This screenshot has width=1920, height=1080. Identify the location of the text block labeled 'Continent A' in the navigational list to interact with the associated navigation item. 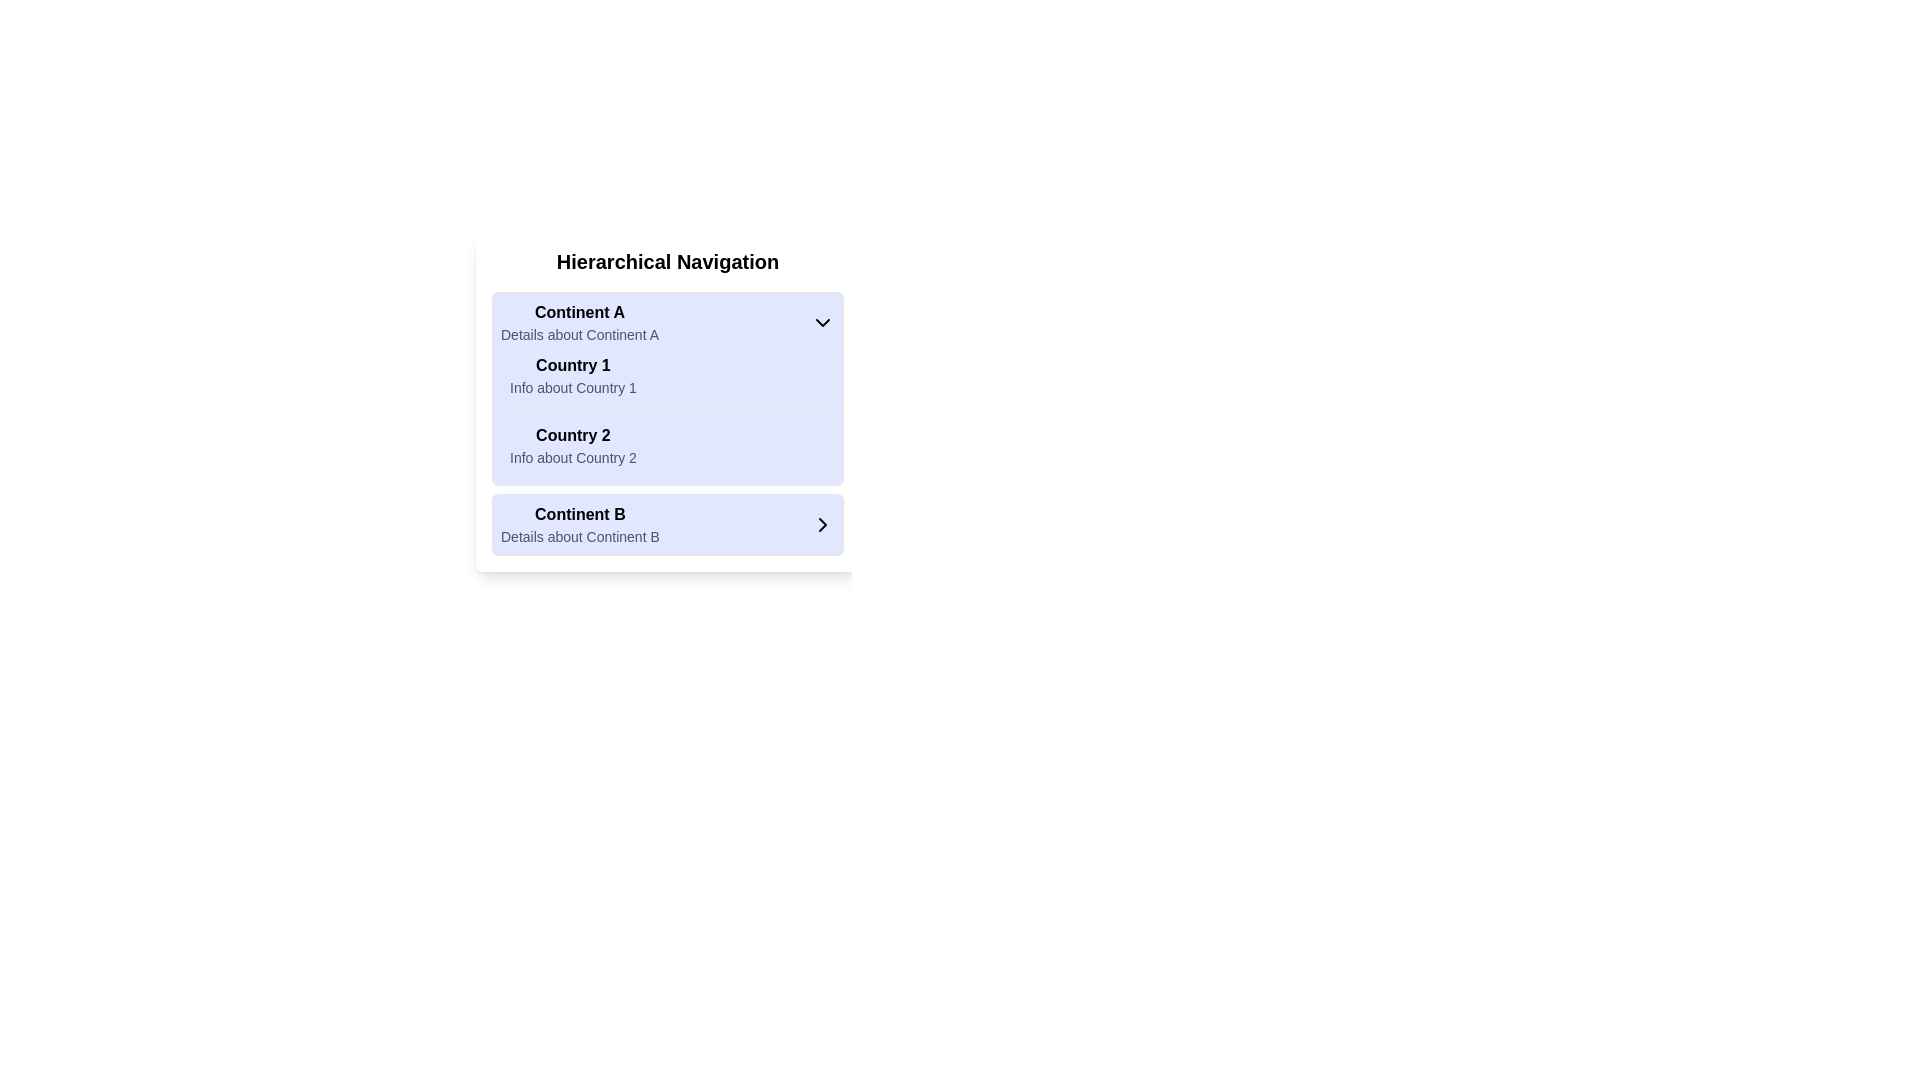
(579, 322).